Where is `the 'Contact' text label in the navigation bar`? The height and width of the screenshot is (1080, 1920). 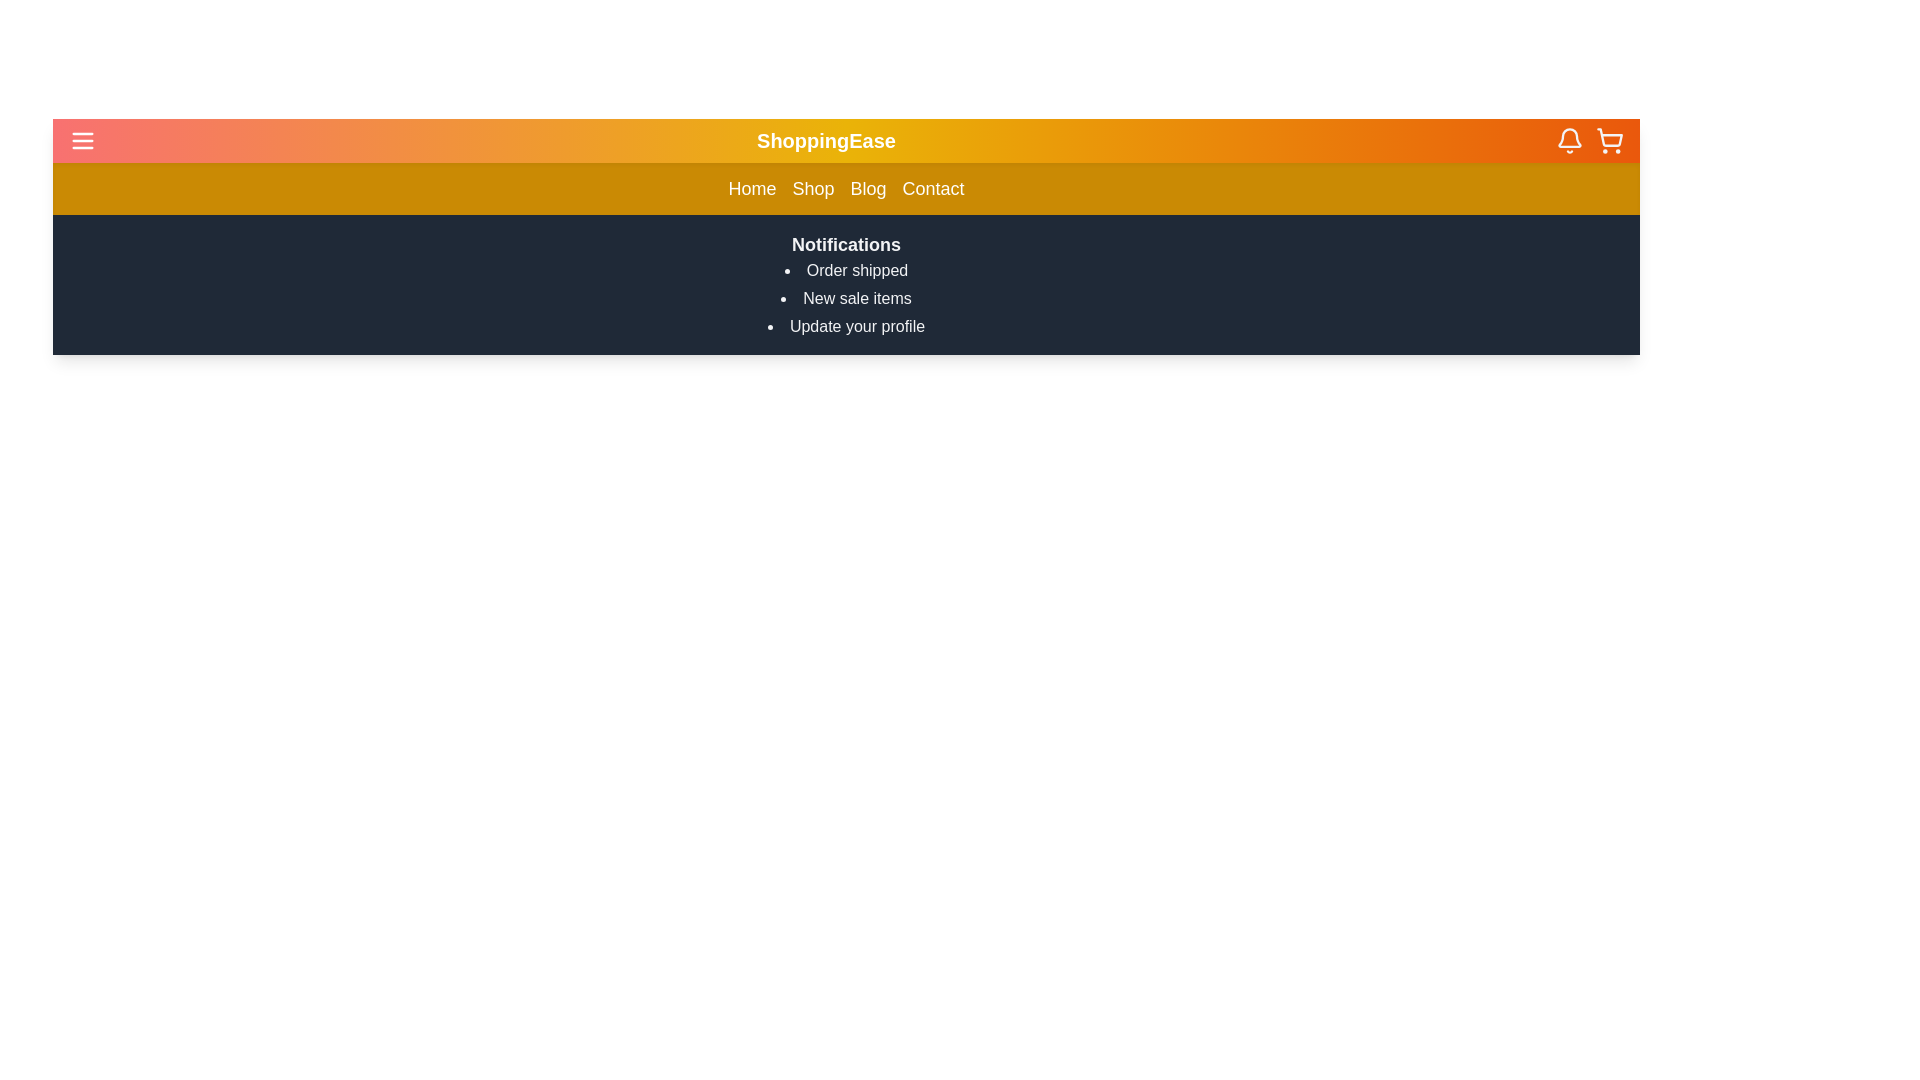
the 'Contact' text label in the navigation bar is located at coordinates (932, 189).